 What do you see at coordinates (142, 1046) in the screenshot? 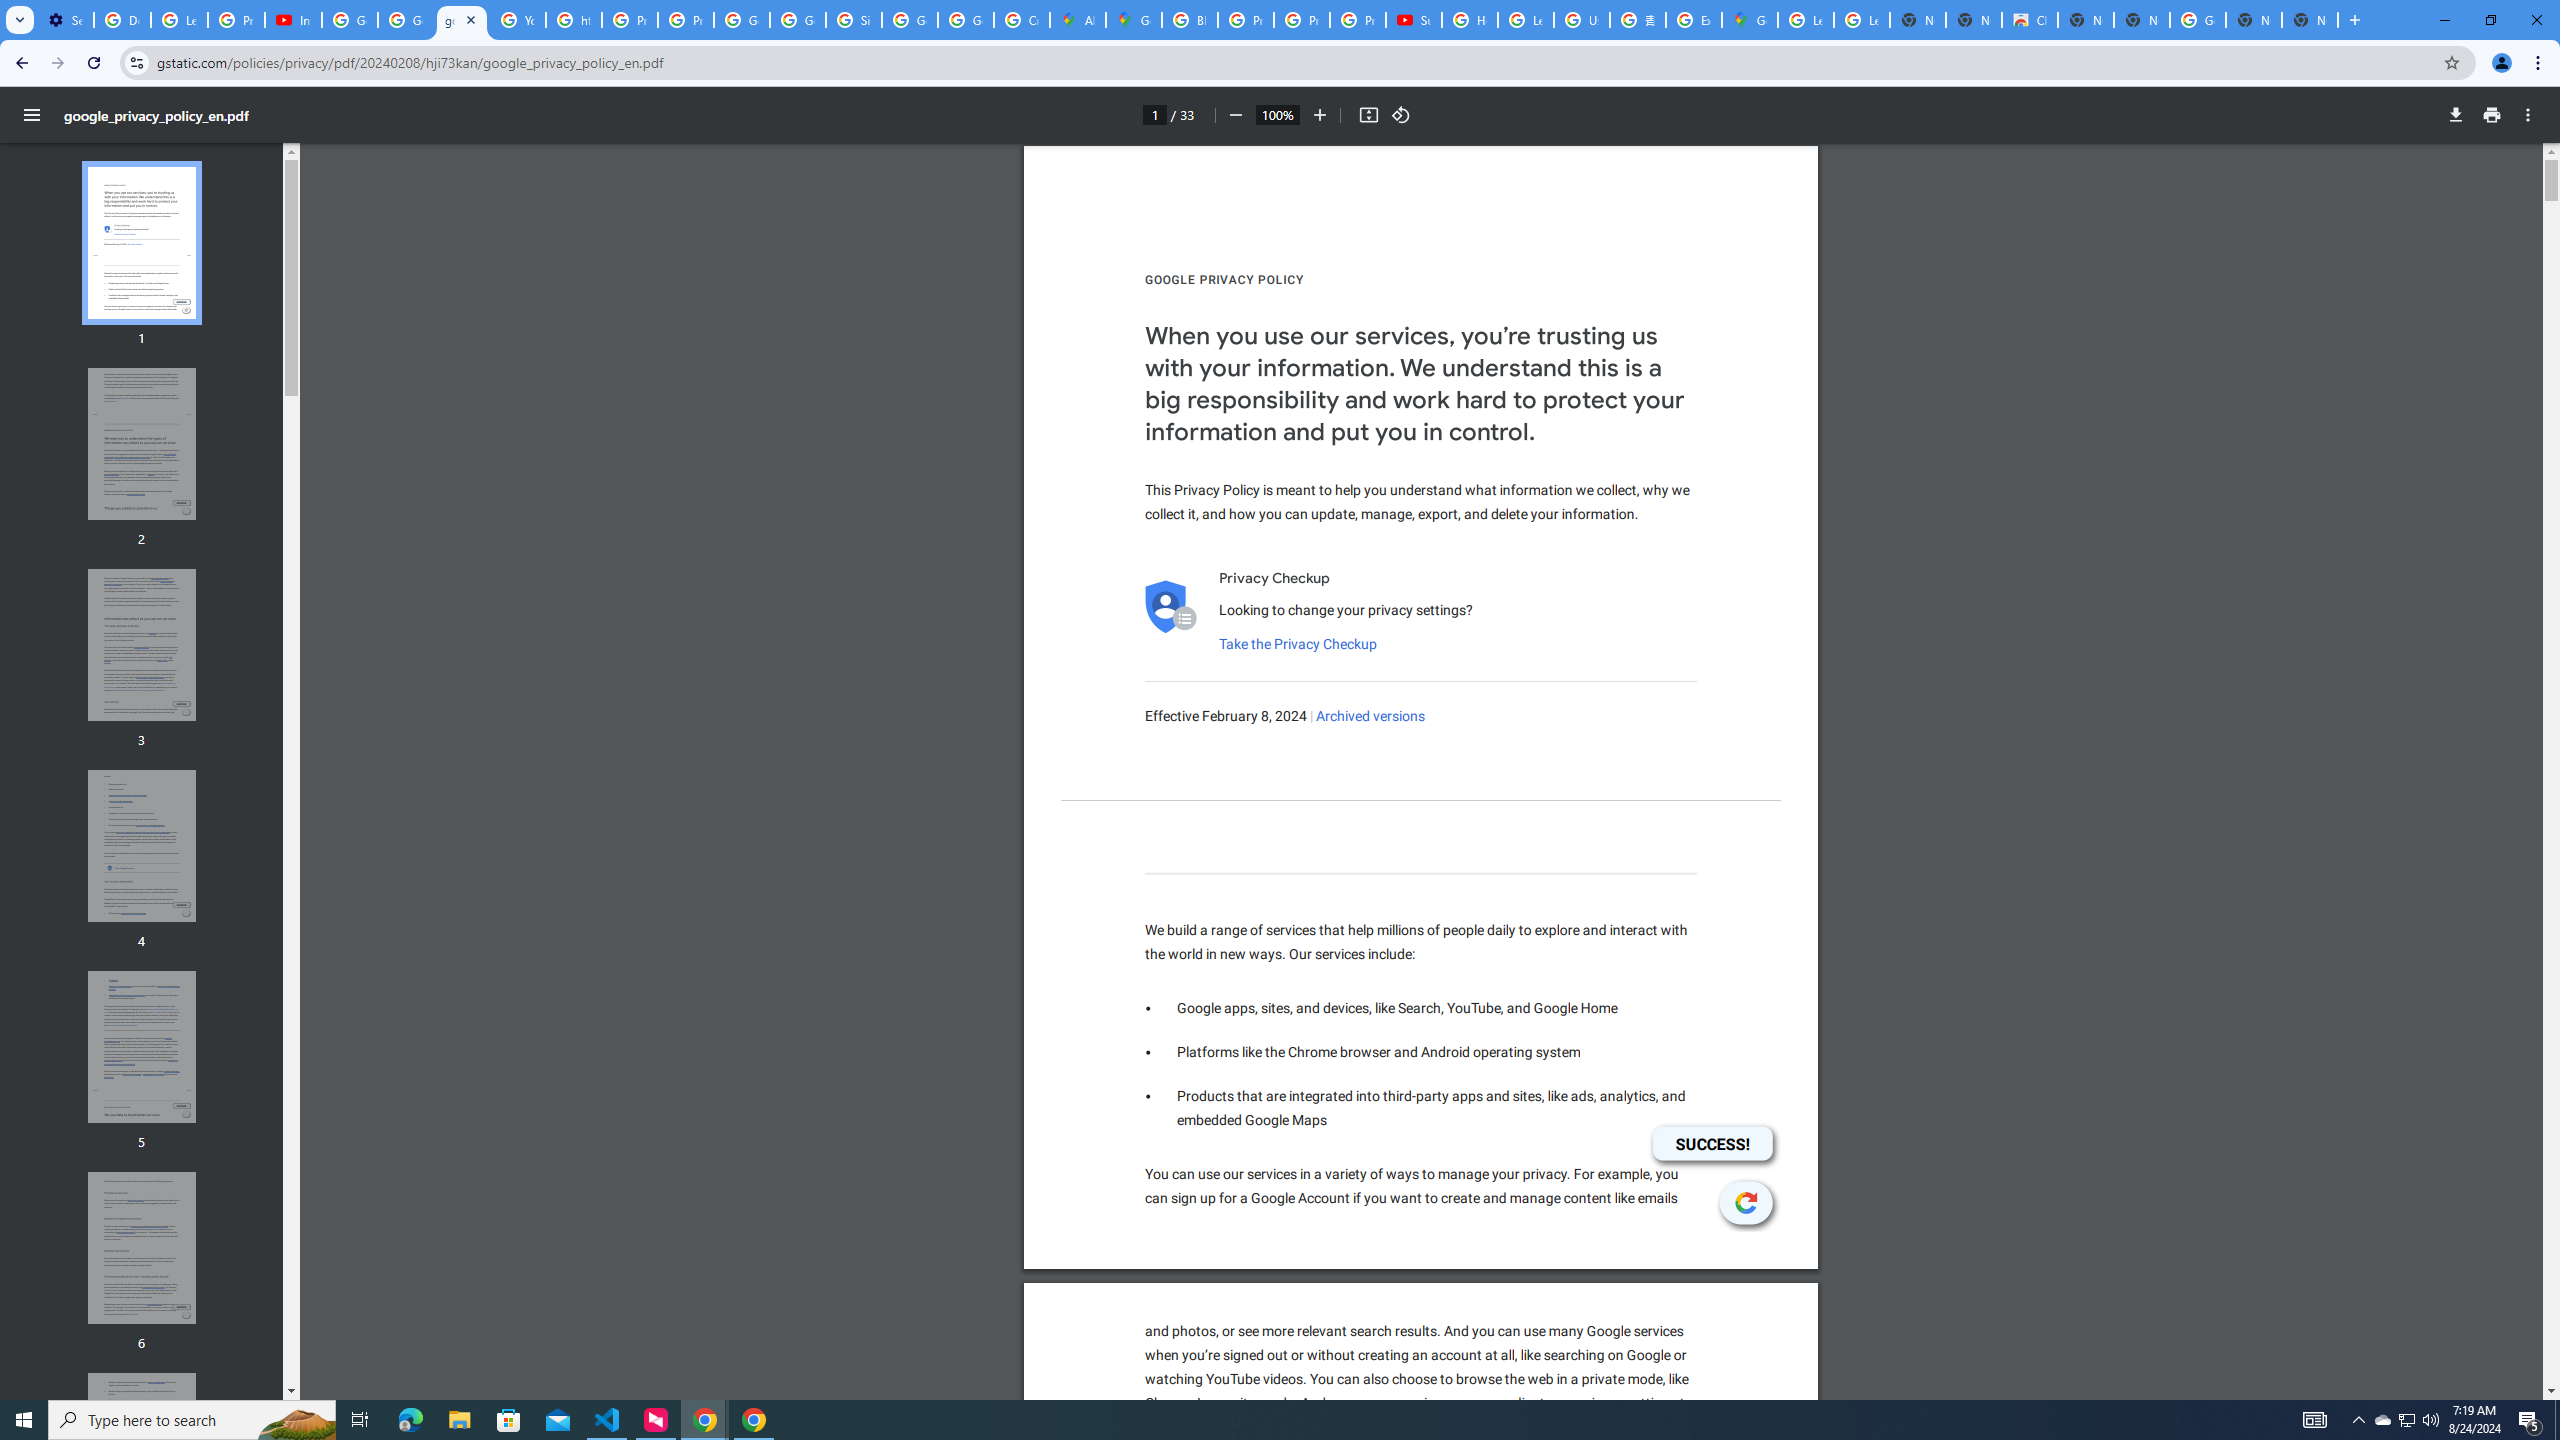
I see `'Thumbnail for page 5'` at bounding box center [142, 1046].